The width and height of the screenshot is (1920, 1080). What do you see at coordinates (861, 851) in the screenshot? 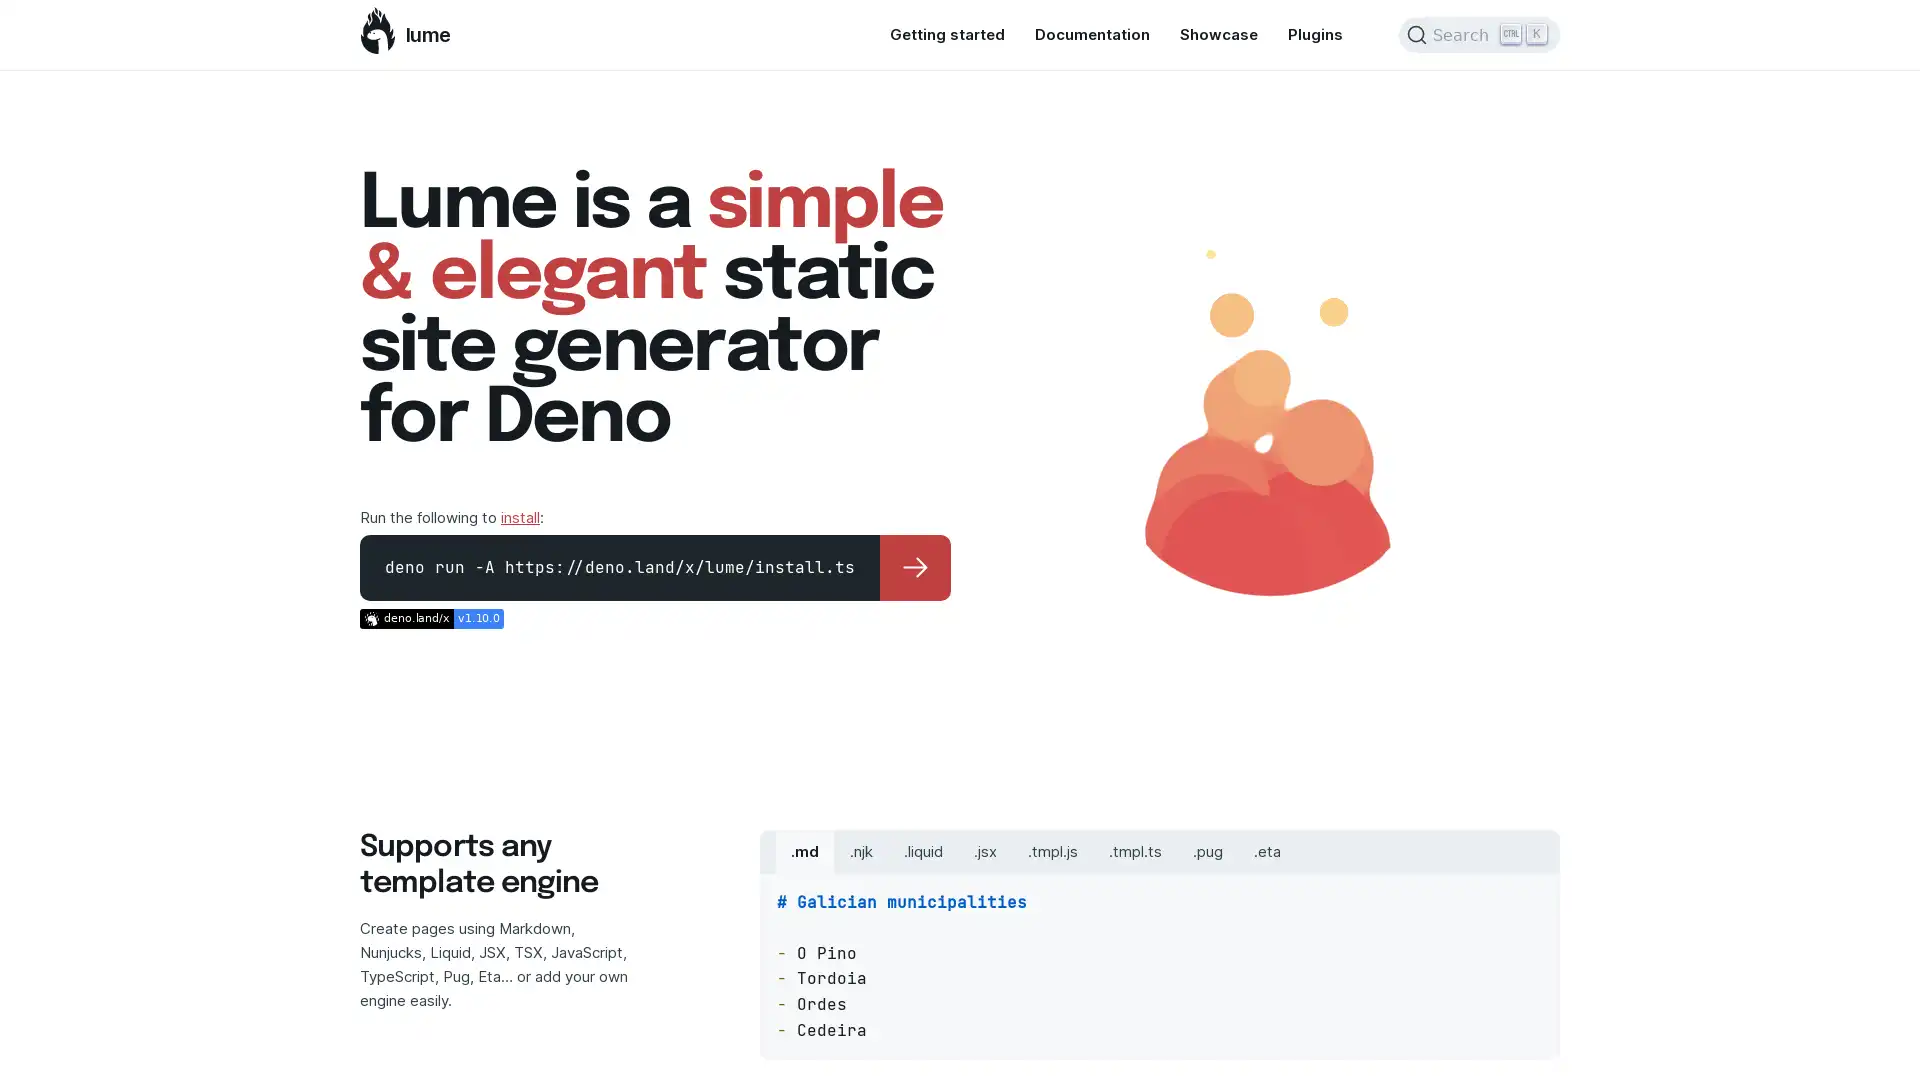
I see `.njk` at bounding box center [861, 851].